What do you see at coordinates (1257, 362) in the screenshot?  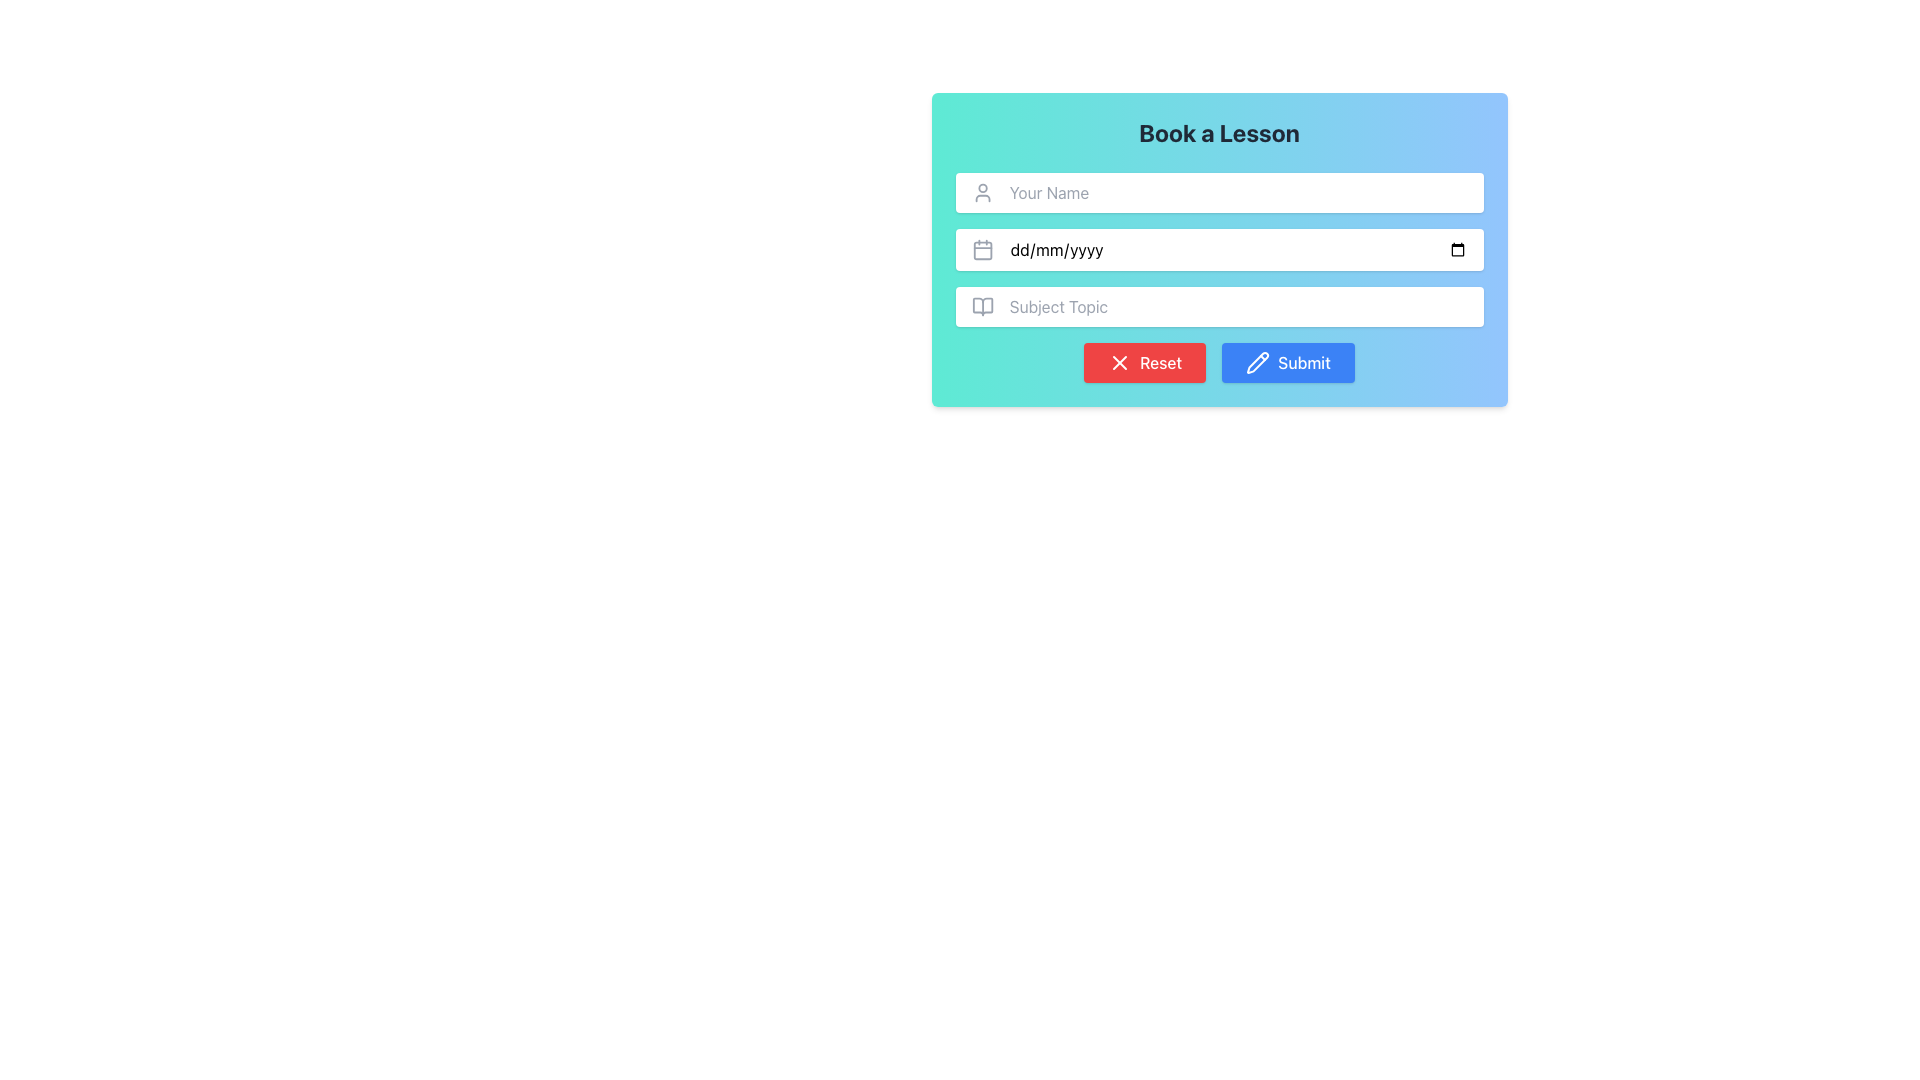 I see `the icon that visually reinforces the submission action, located on the left side of the 'Submit' button in the bottom-right area of the dialog box` at bounding box center [1257, 362].